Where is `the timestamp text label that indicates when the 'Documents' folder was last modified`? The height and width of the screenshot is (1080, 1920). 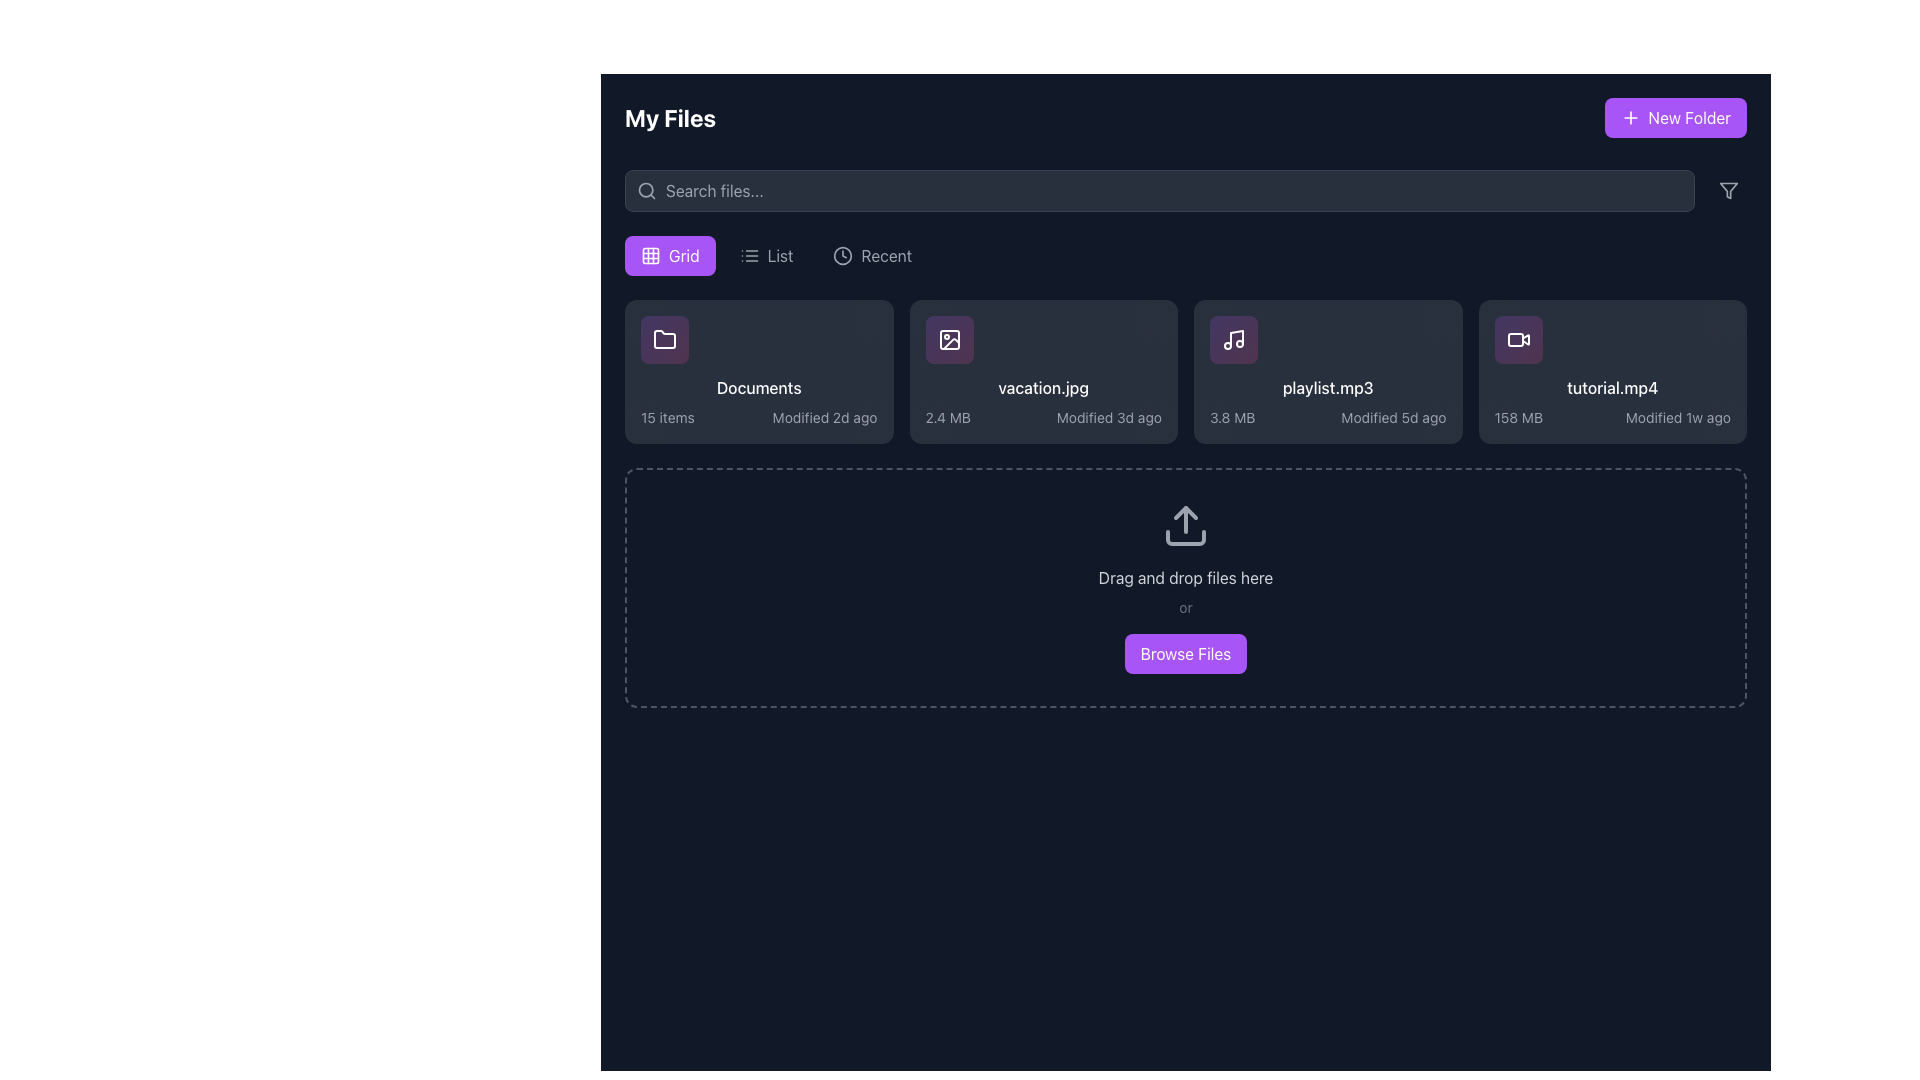 the timestamp text label that indicates when the 'Documents' folder was last modified is located at coordinates (825, 416).